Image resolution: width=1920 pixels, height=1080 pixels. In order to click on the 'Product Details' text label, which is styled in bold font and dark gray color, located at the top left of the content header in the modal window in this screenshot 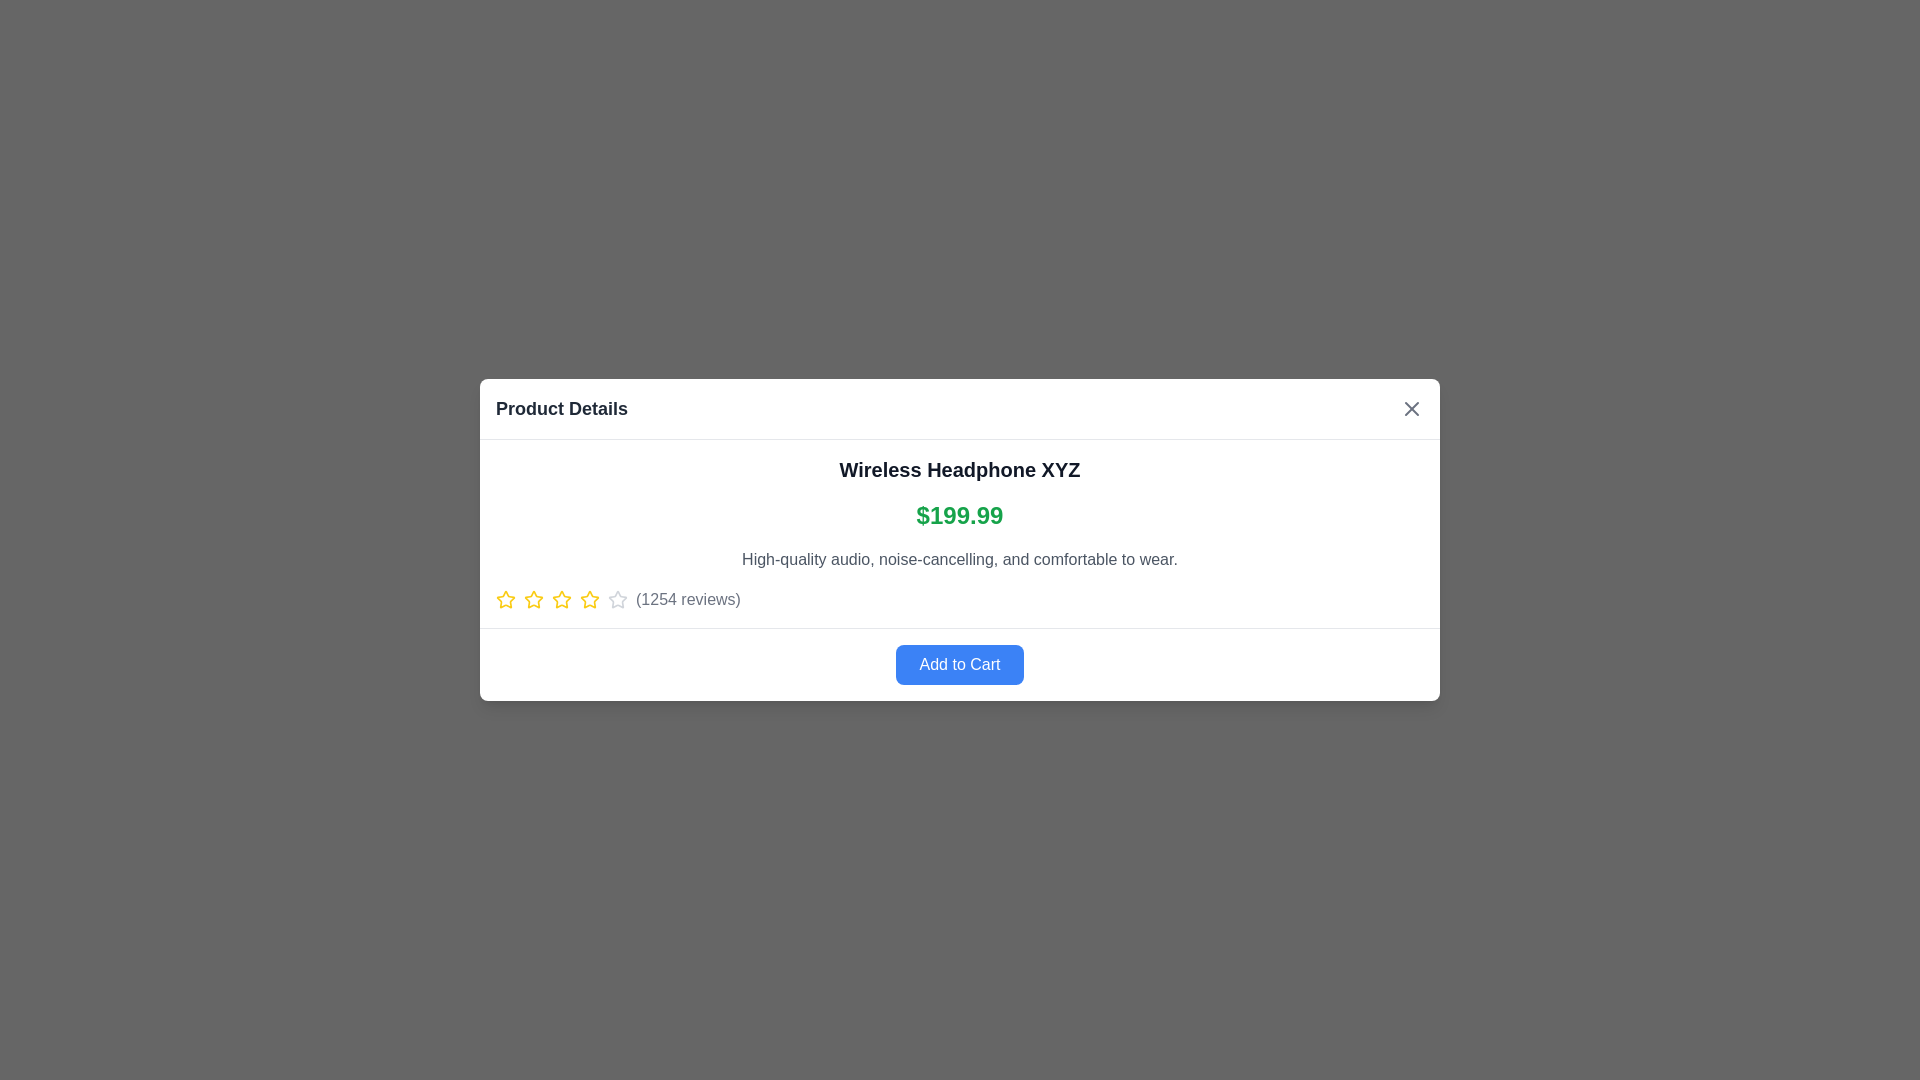, I will do `click(560, 407)`.